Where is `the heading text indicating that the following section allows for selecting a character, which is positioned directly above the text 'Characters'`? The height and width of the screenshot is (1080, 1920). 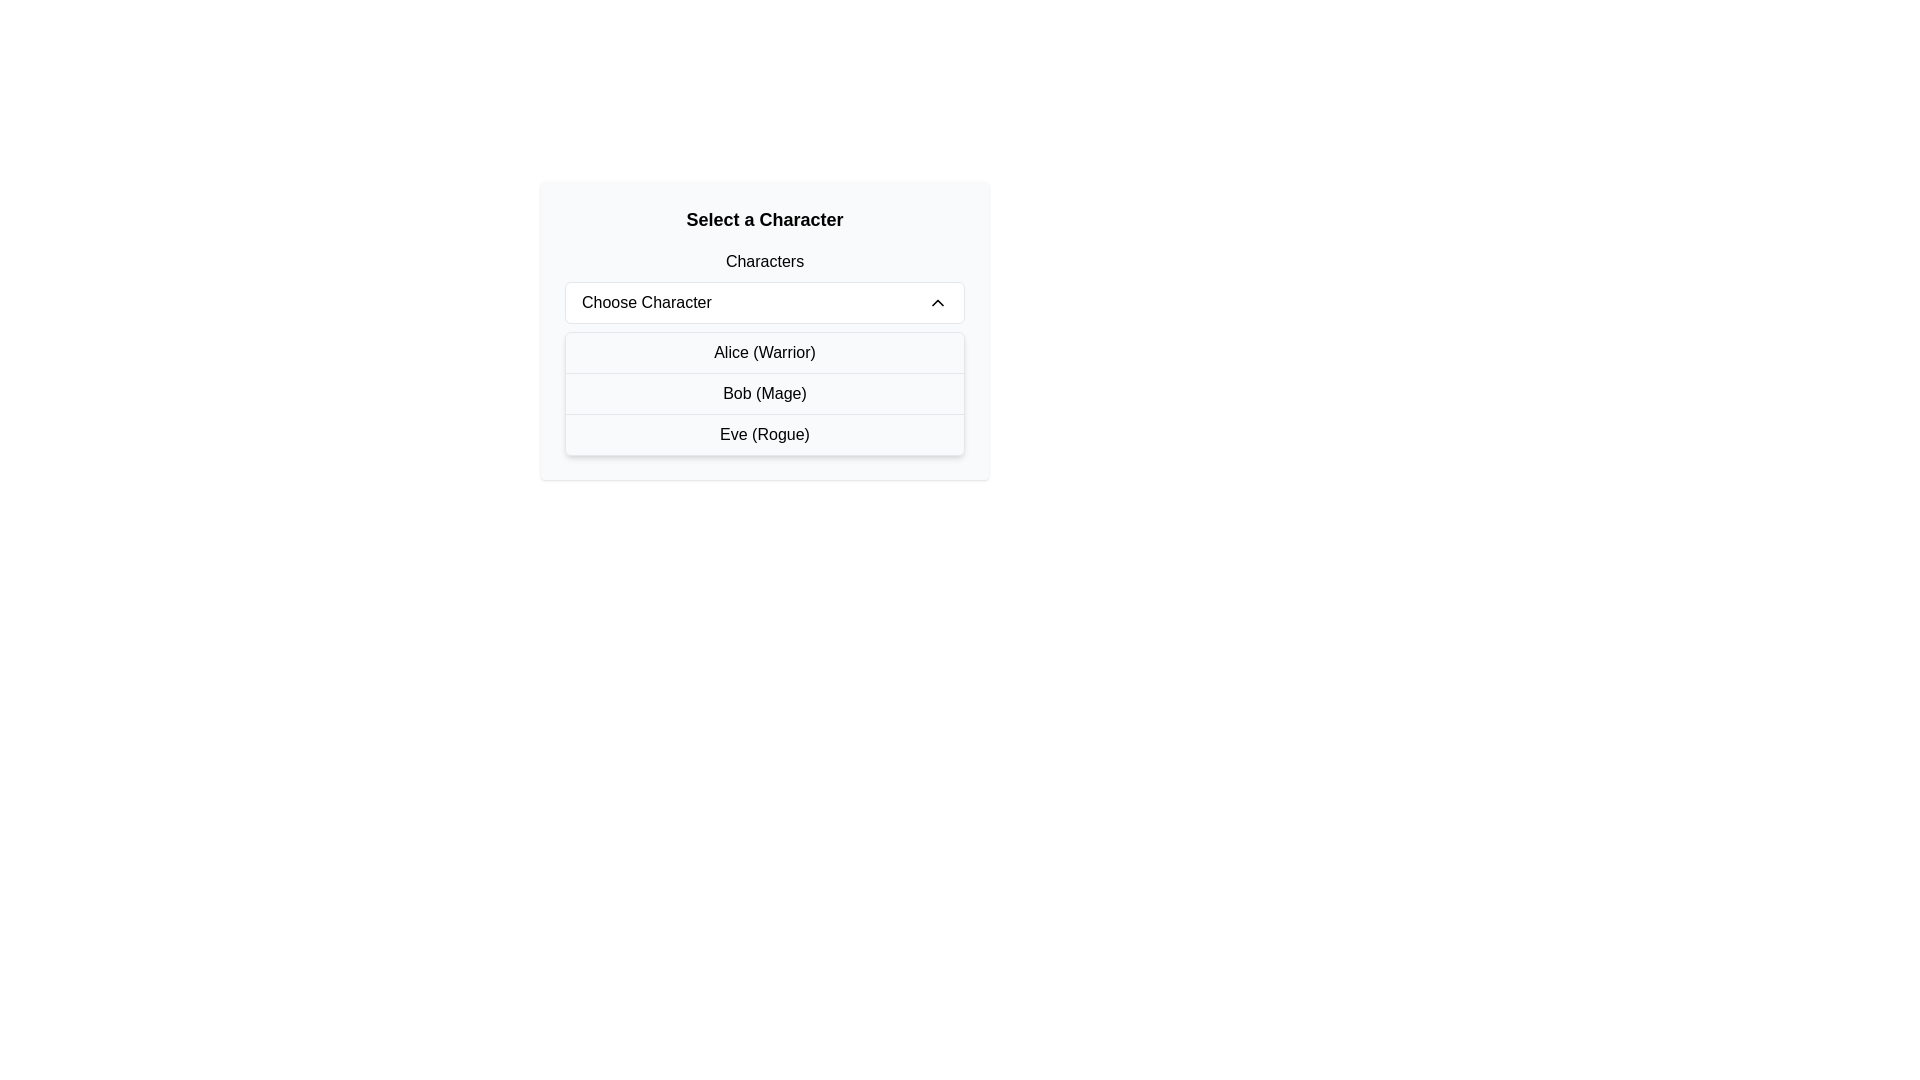 the heading text indicating that the following section allows for selecting a character, which is positioned directly above the text 'Characters' is located at coordinates (763, 219).